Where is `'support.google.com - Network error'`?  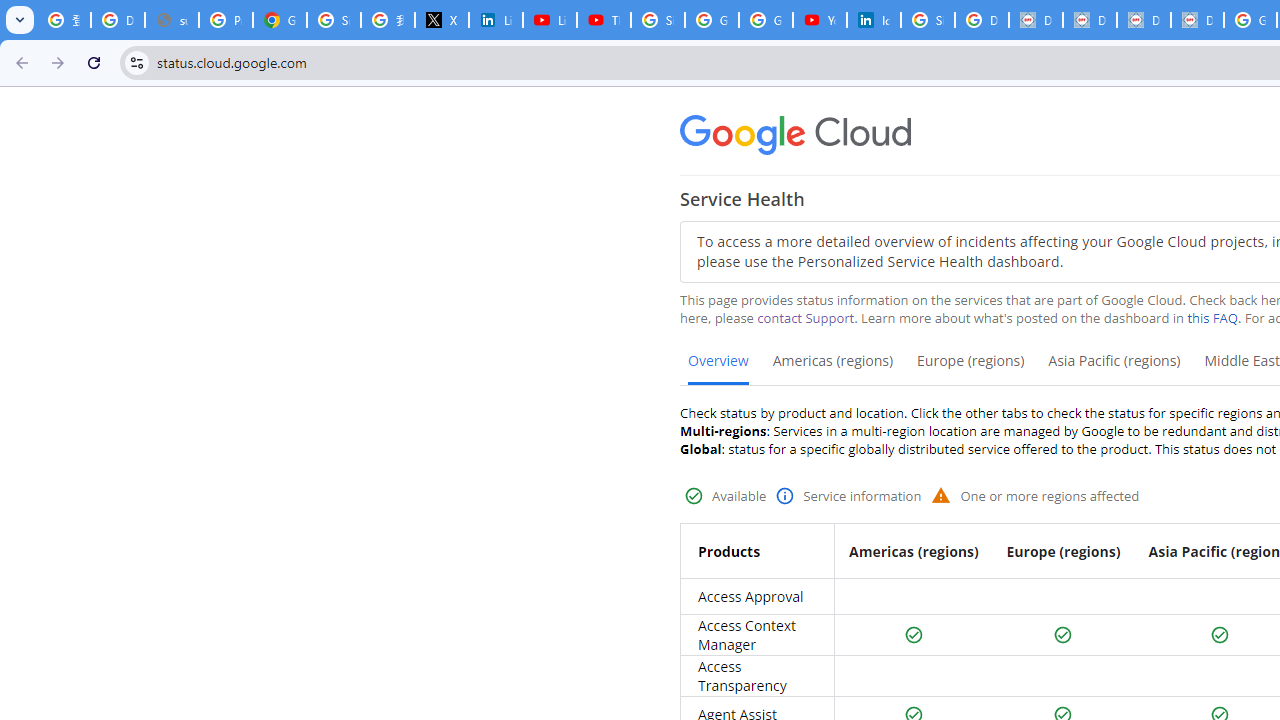 'support.google.com - Network error' is located at coordinates (171, 20).